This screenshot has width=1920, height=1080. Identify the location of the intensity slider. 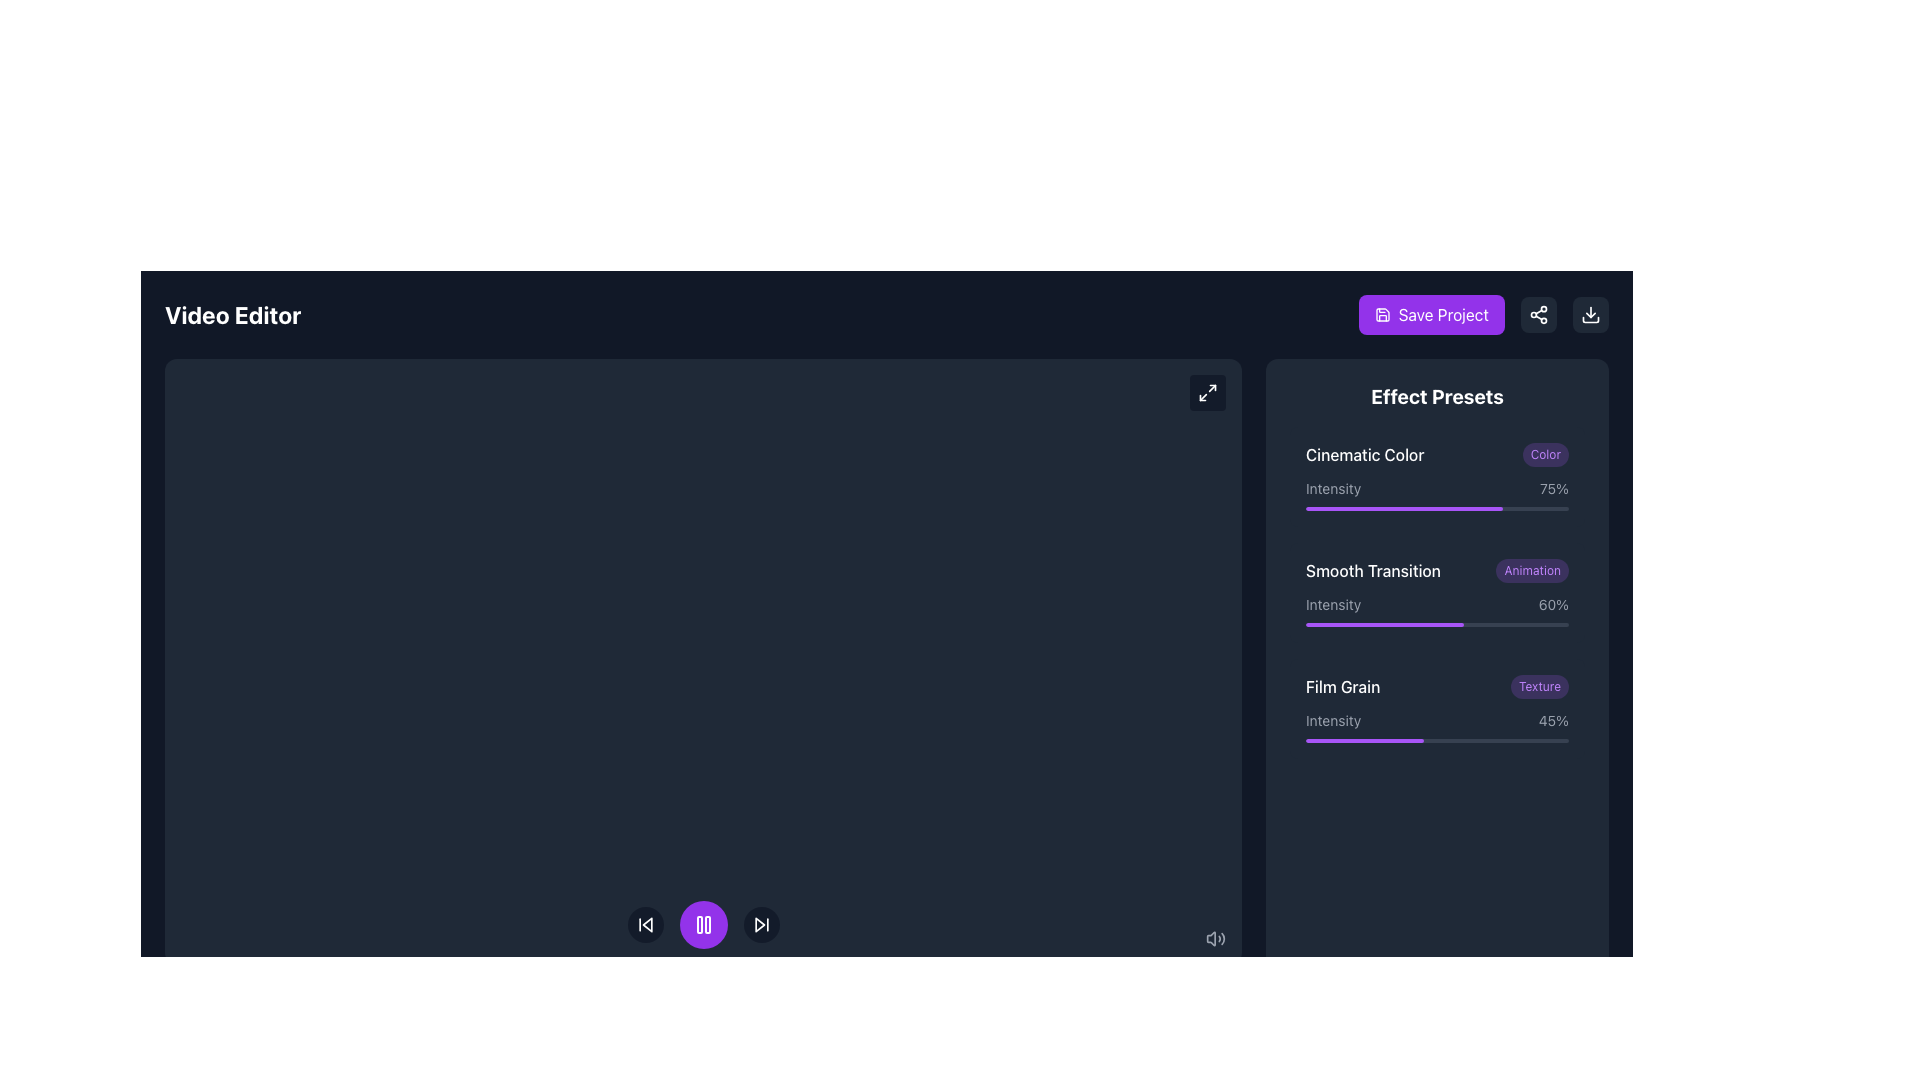
(1423, 740).